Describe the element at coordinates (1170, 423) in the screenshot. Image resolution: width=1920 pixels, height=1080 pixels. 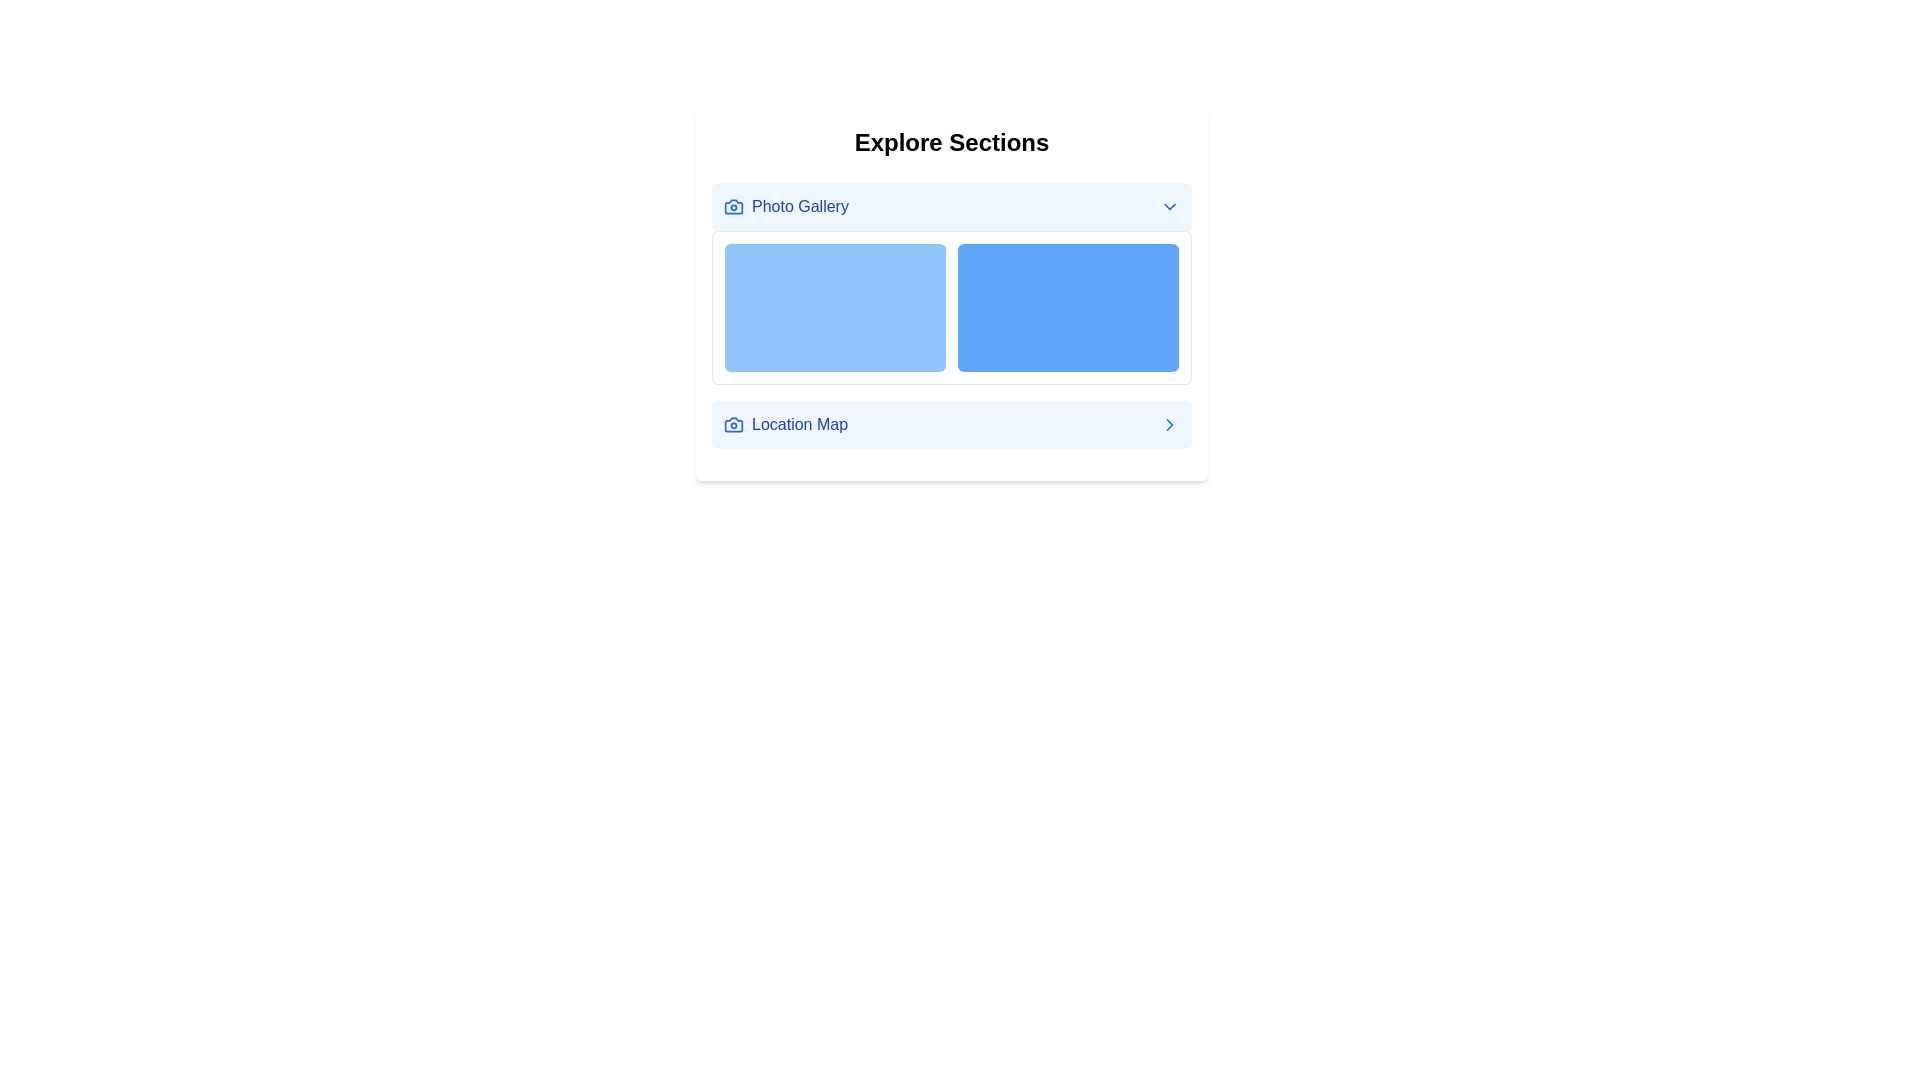
I see `the chevron right icon, which is a blue arrow located on the far right of the 'Location Map' row in the 'Explore Sections' card` at that location.